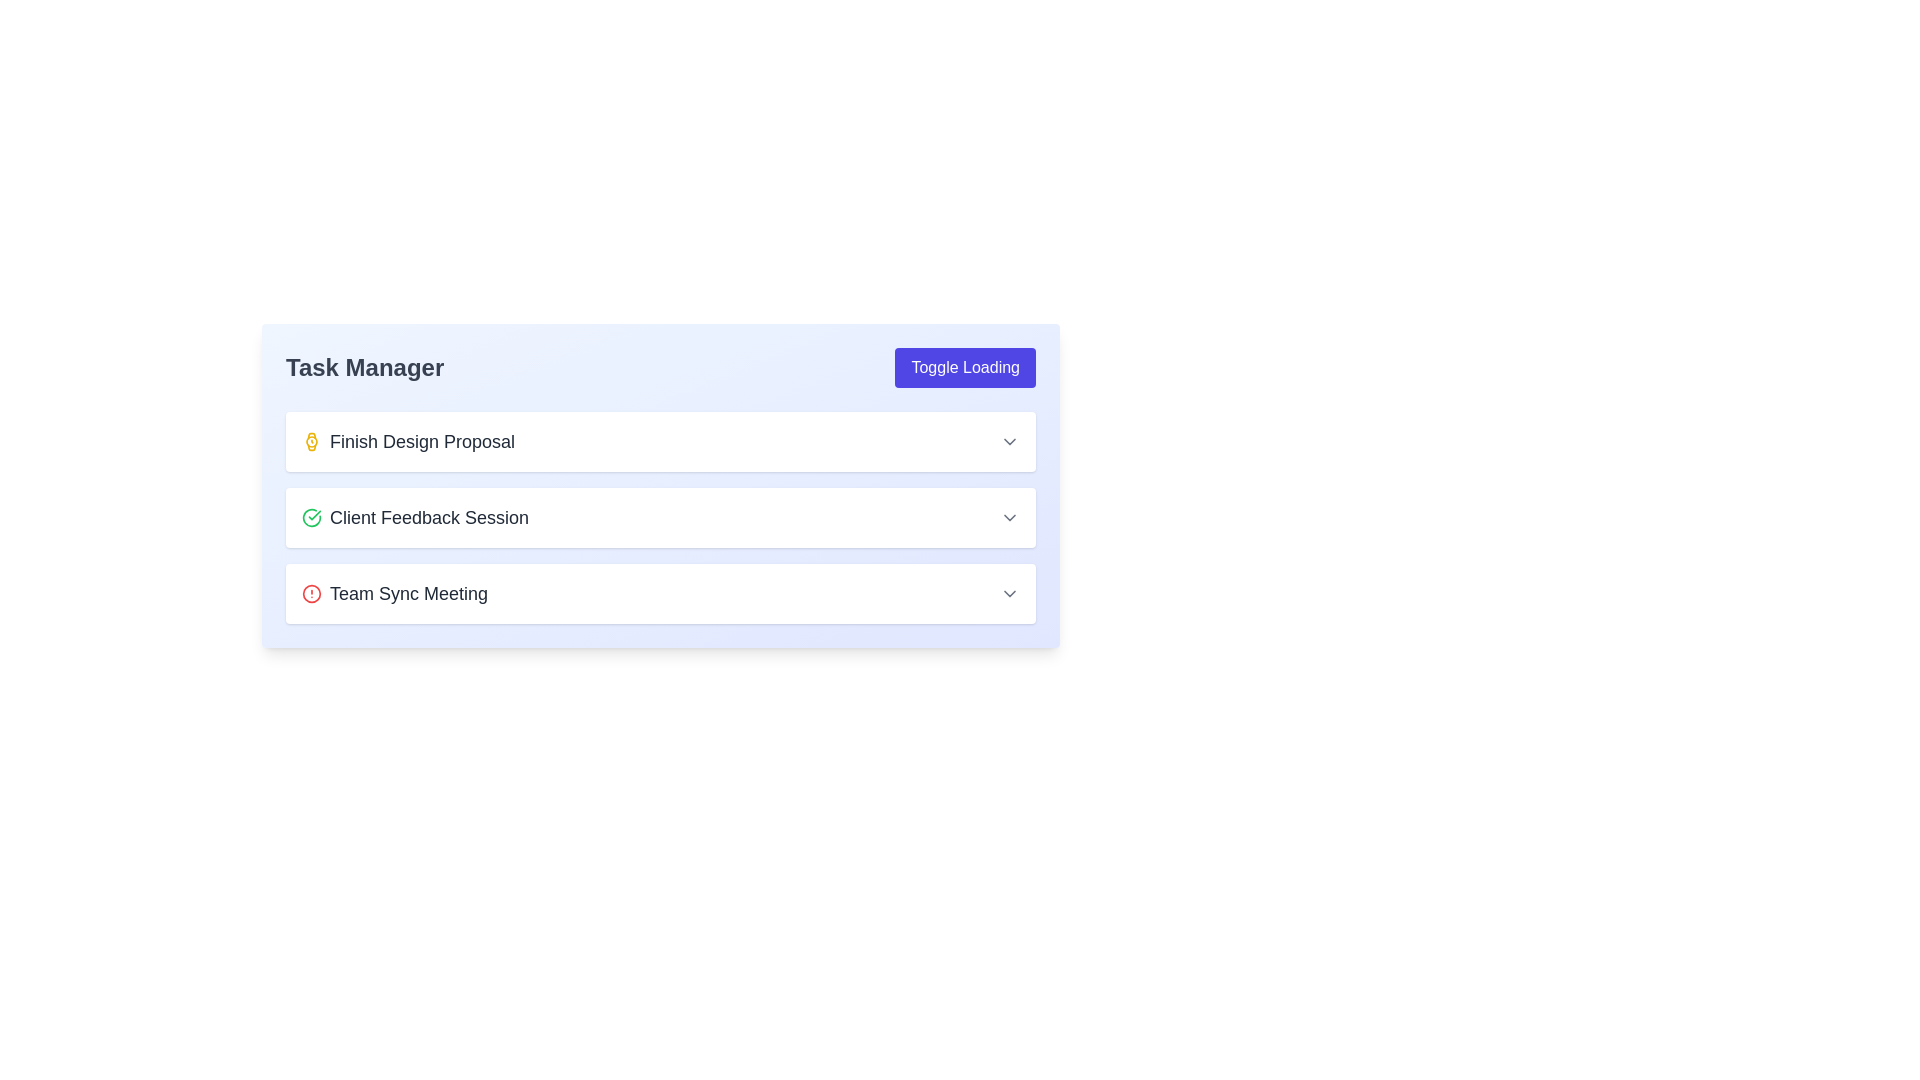  I want to click on the text label displaying 'Finish Design Proposal', which is located in the first task row of the task manager interface, centered to the right of an icon, so click(421, 441).